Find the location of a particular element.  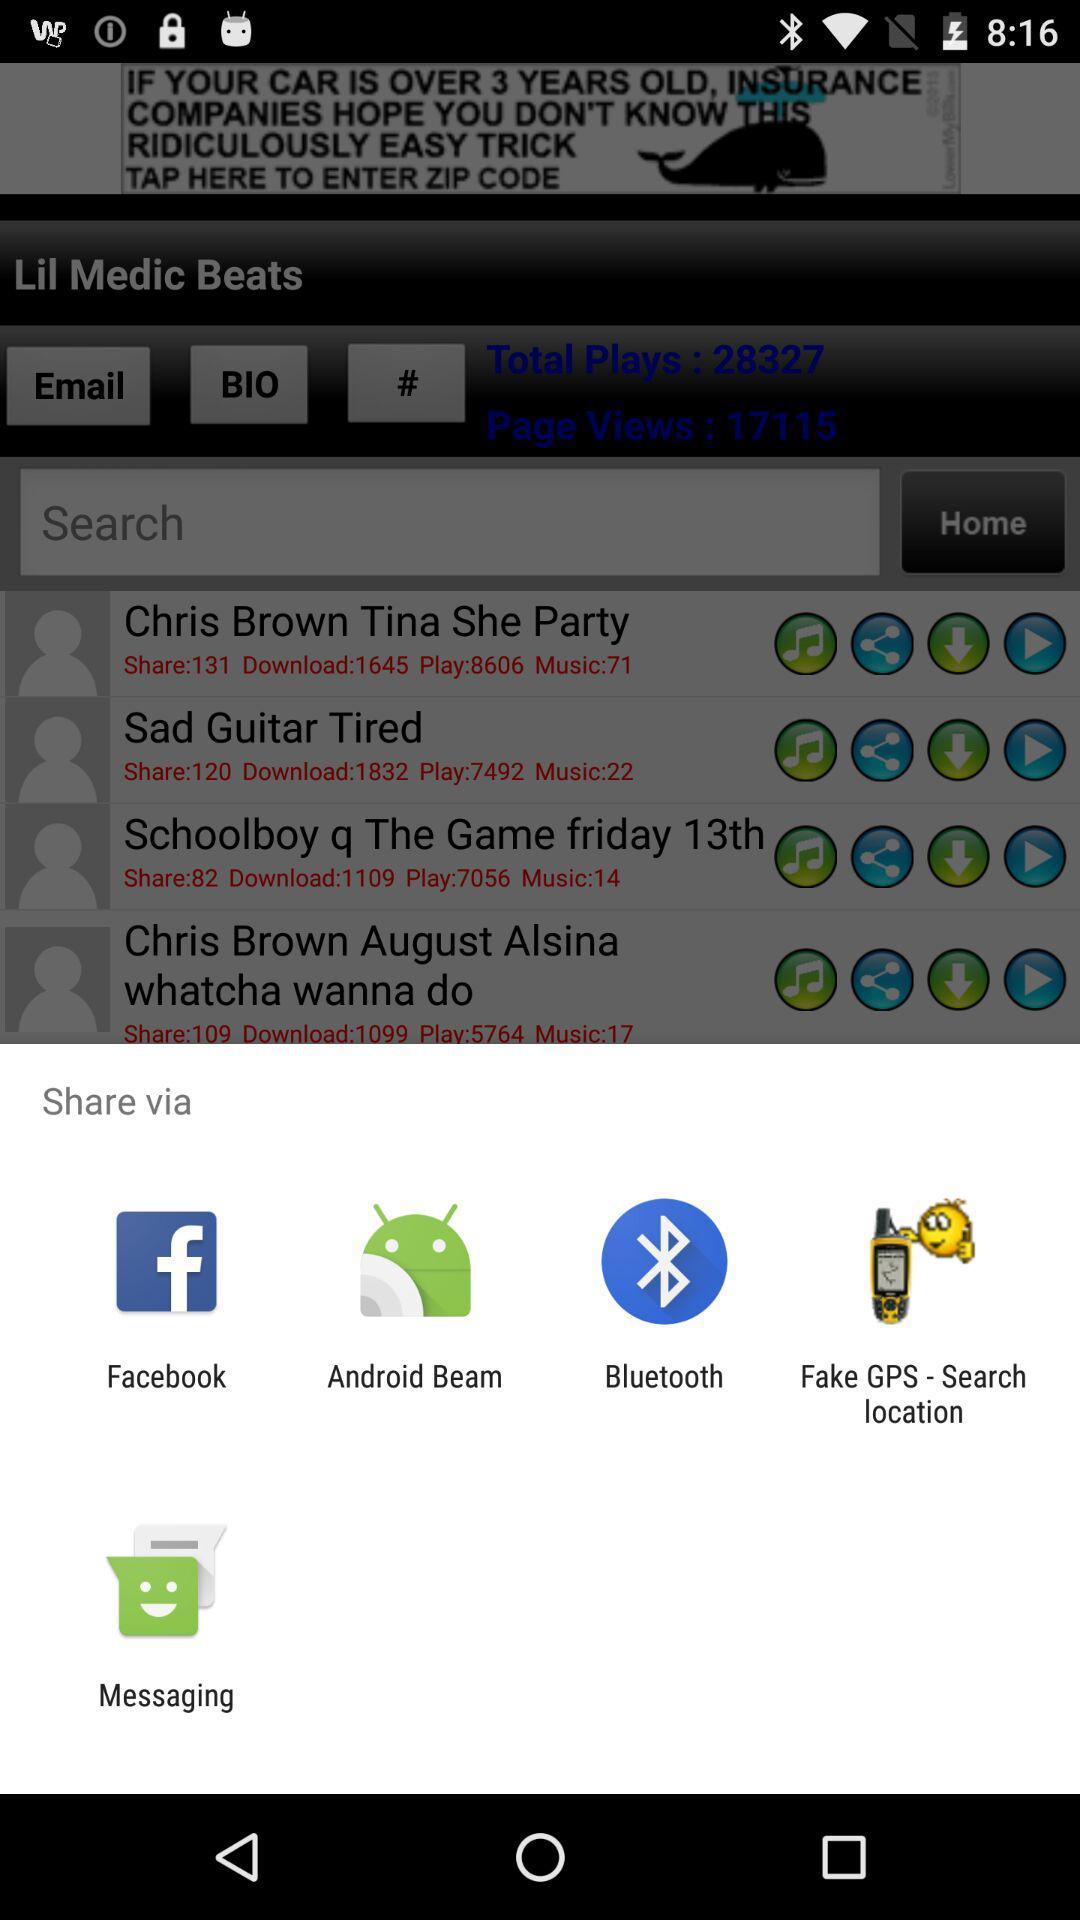

the icon to the right of the facebook app is located at coordinates (414, 1392).